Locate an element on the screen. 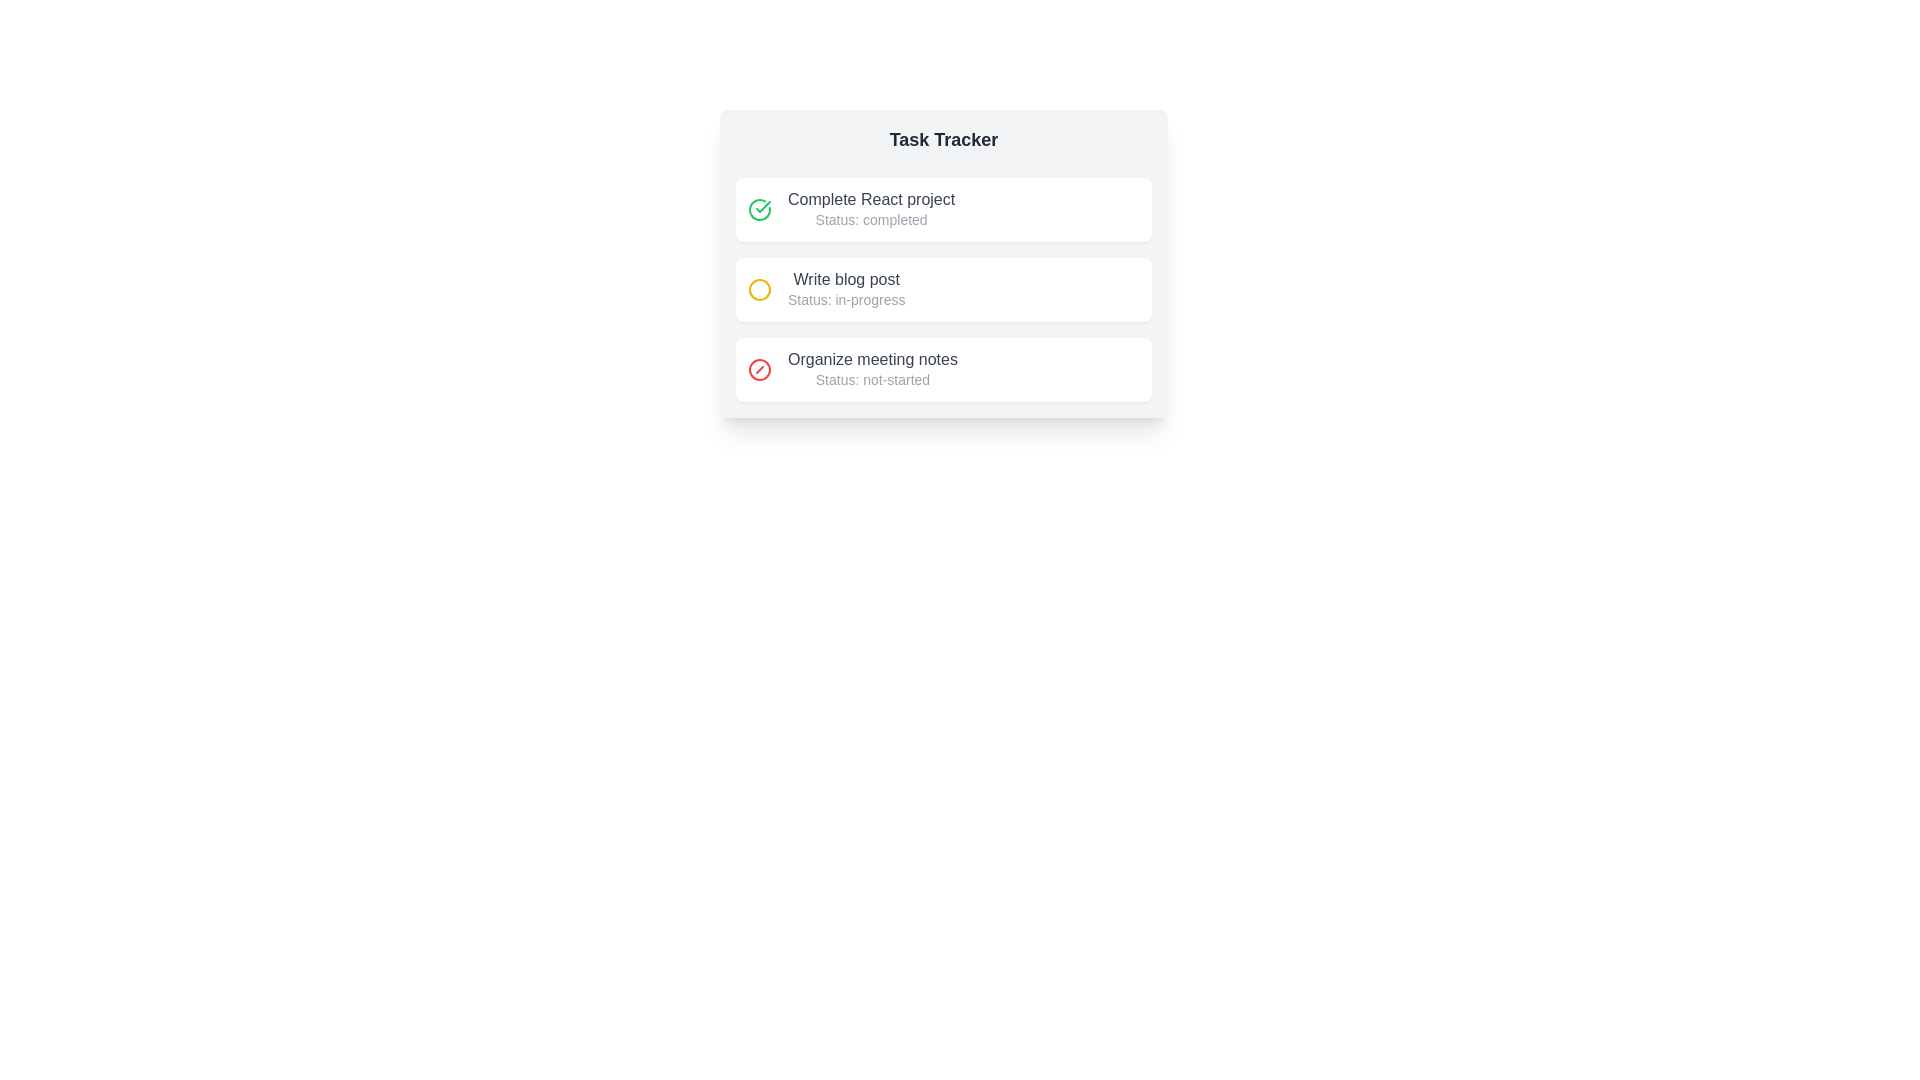 The height and width of the screenshot is (1080, 1920). the green checkmark icon inside the circular outline, which indicates the completion status of the 'Complete React project' task in the task tracker interface is located at coordinates (762, 207).